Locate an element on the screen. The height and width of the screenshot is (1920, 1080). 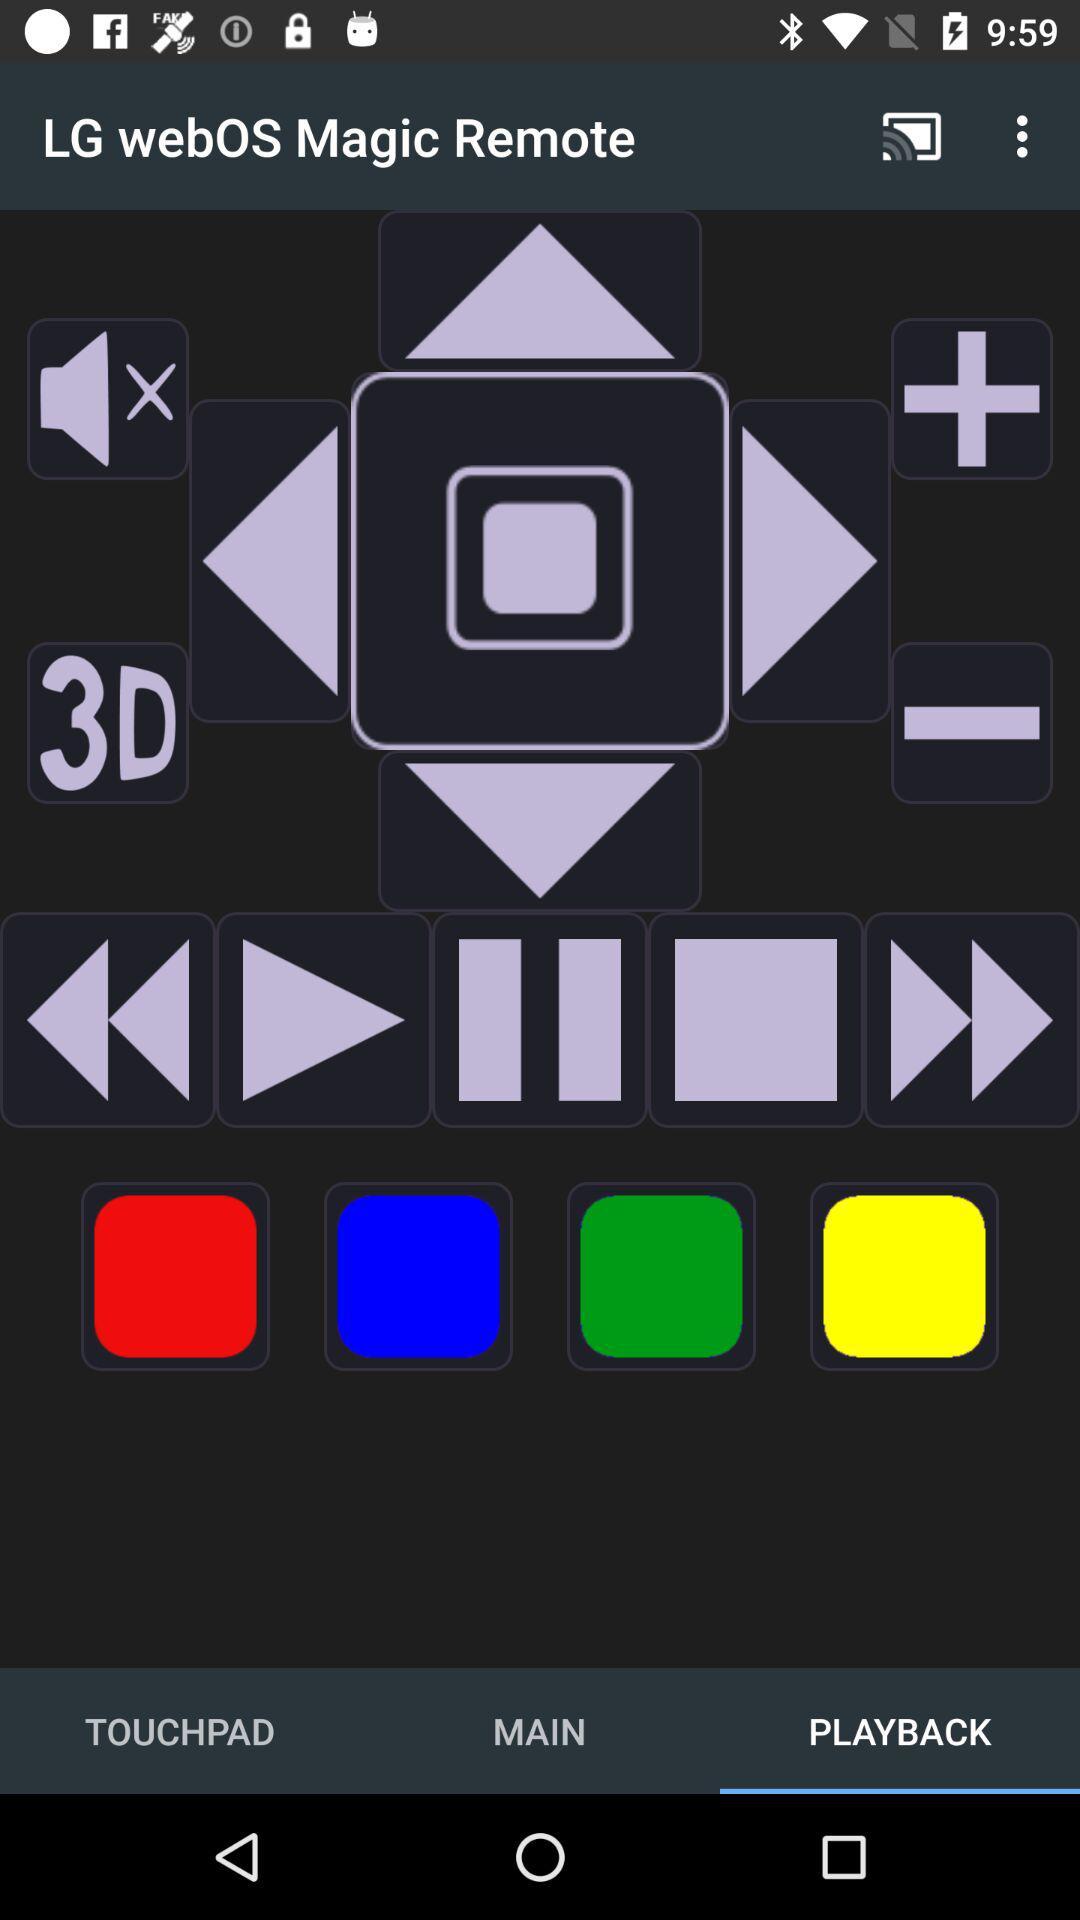
fast forward is located at coordinates (971, 1019).